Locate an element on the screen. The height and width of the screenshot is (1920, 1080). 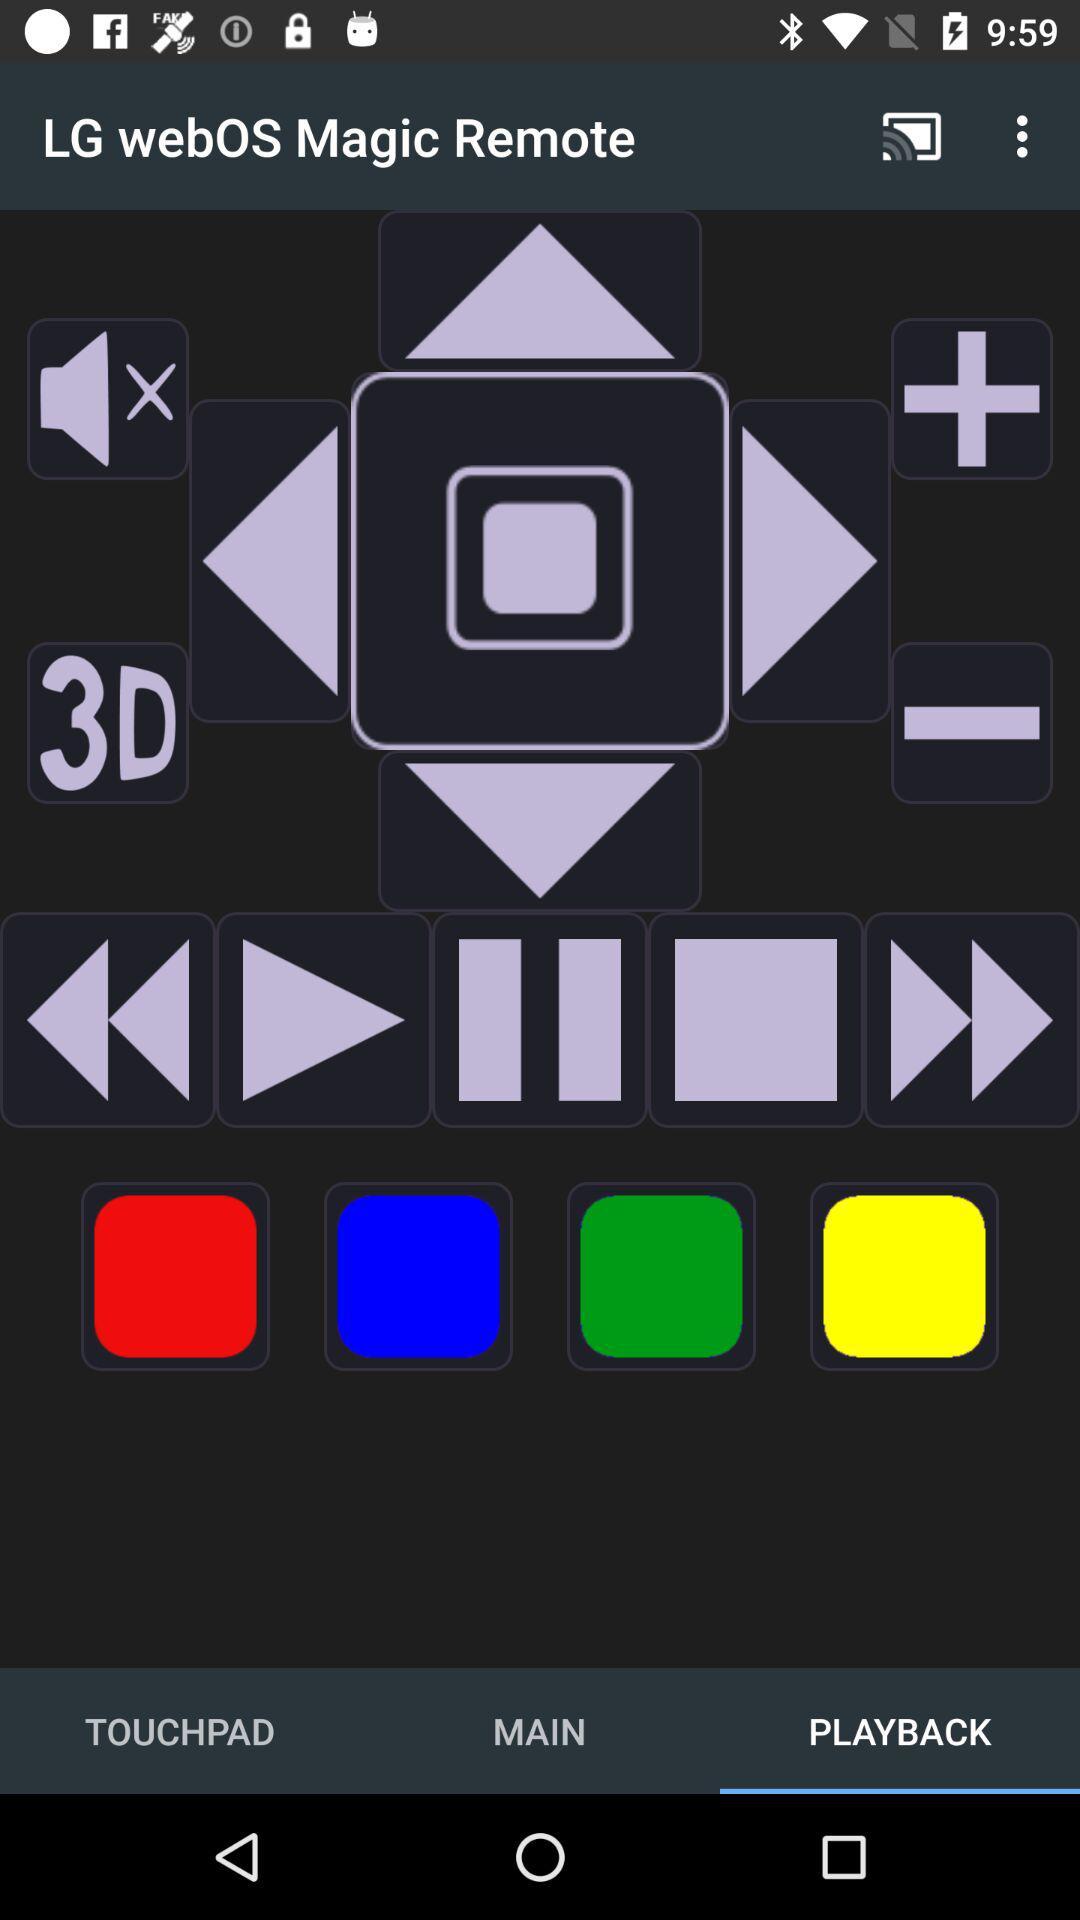
fast forward is located at coordinates (971, 1019).